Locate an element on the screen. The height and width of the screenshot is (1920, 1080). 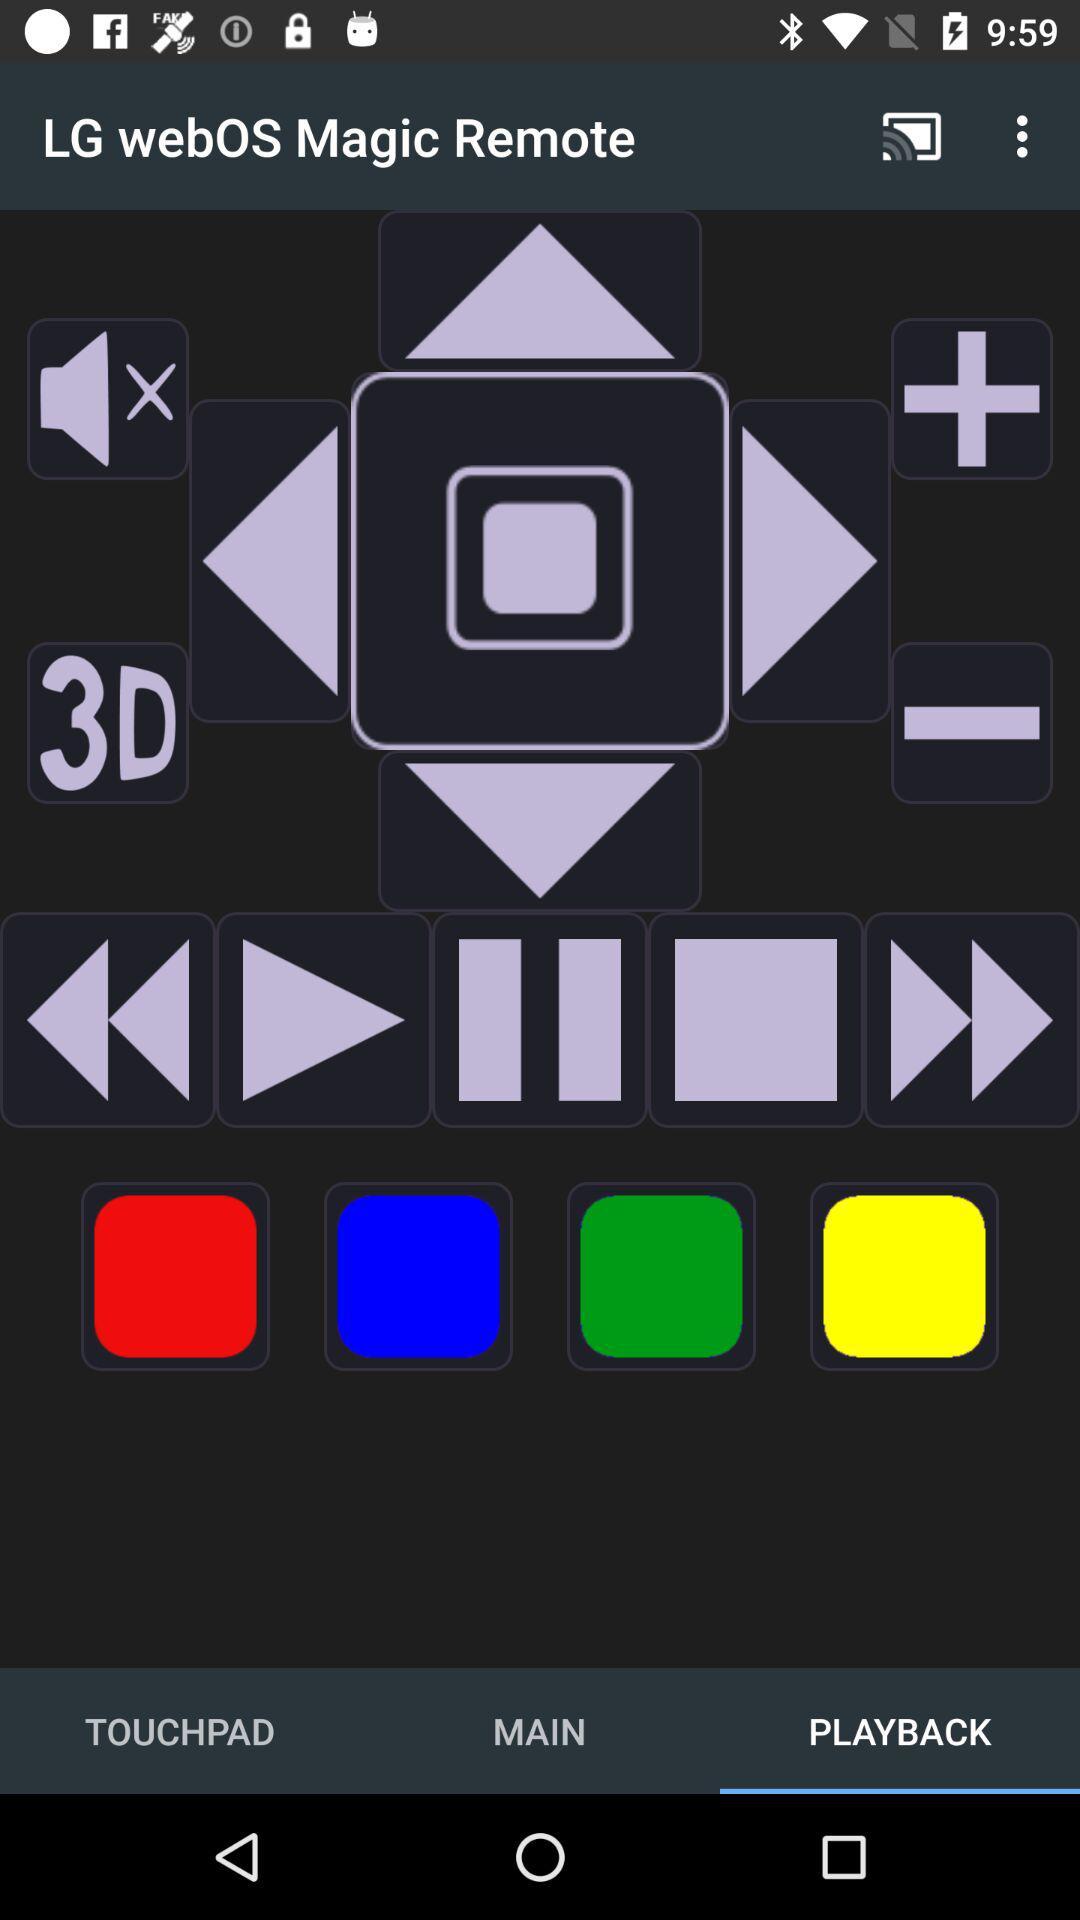
fast forward is located at coordinates (971, 1019).